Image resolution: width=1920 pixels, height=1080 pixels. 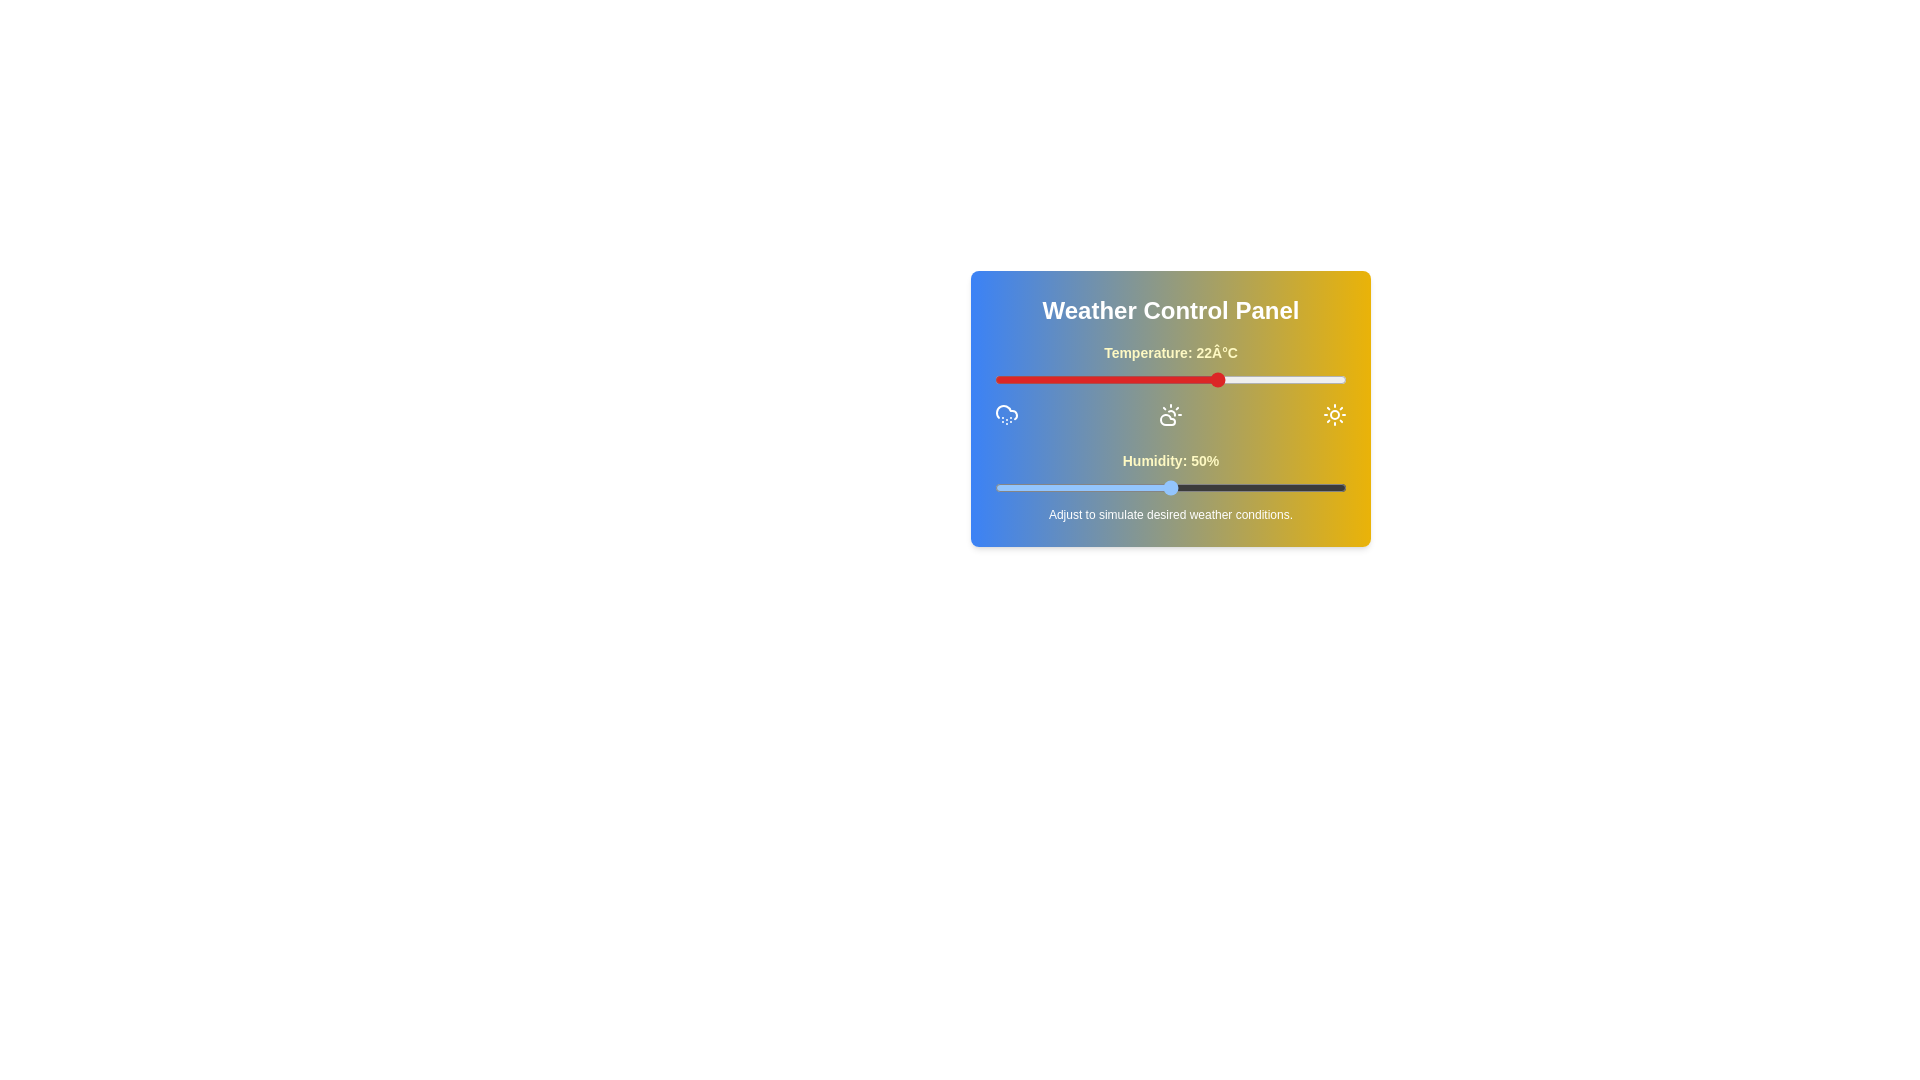 I want to click on the temperature, so click(x=1016, y=380).